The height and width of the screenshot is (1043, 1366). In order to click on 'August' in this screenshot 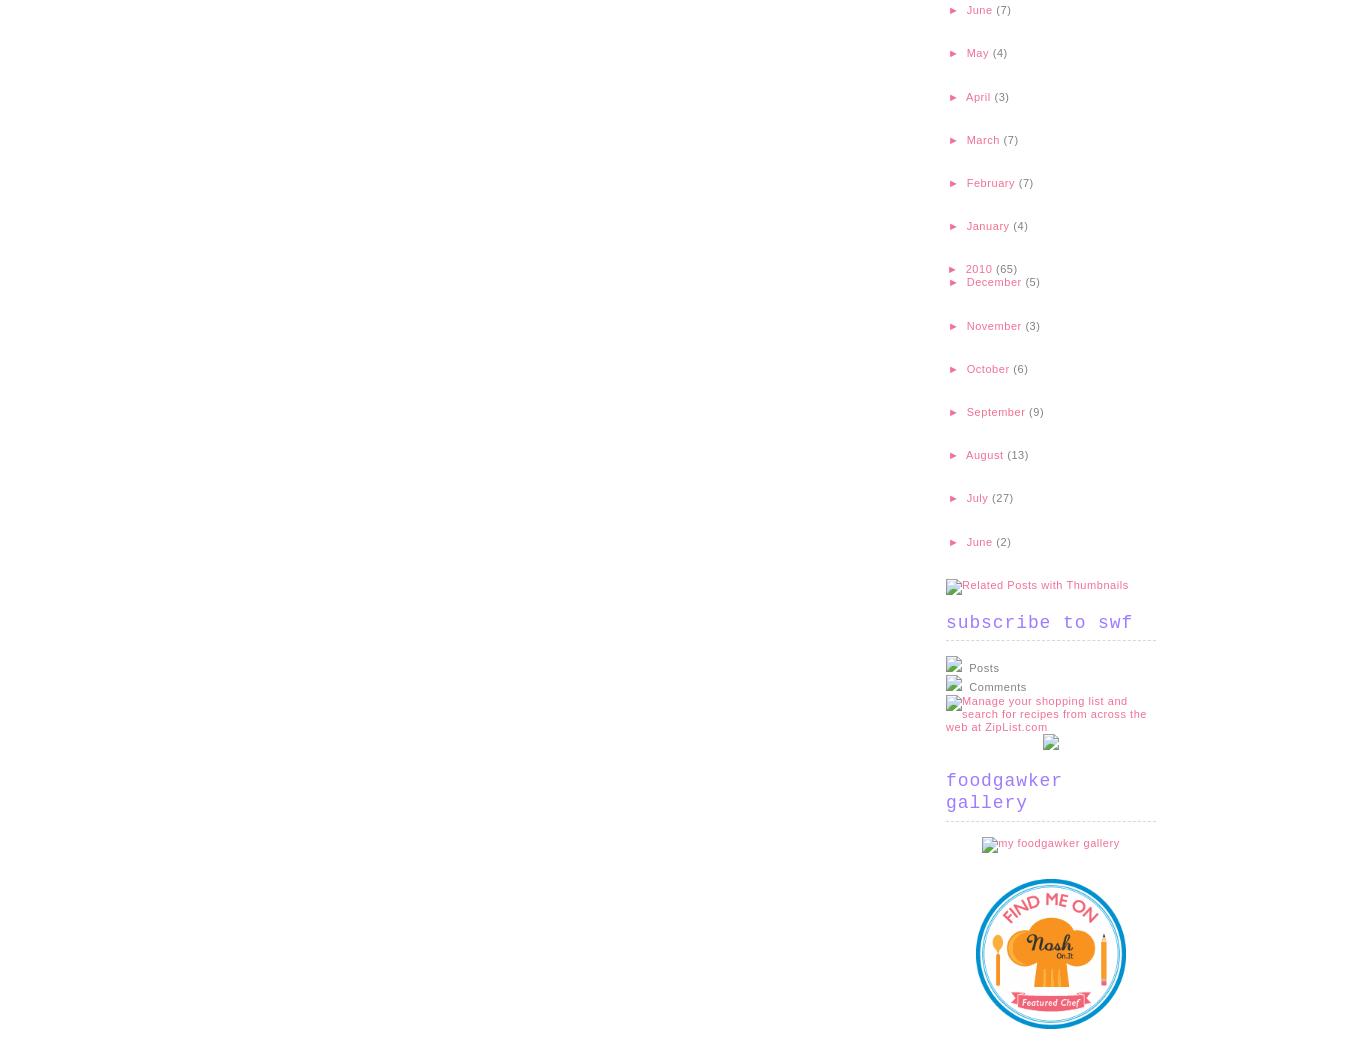, I will do `click(986, 453)`.